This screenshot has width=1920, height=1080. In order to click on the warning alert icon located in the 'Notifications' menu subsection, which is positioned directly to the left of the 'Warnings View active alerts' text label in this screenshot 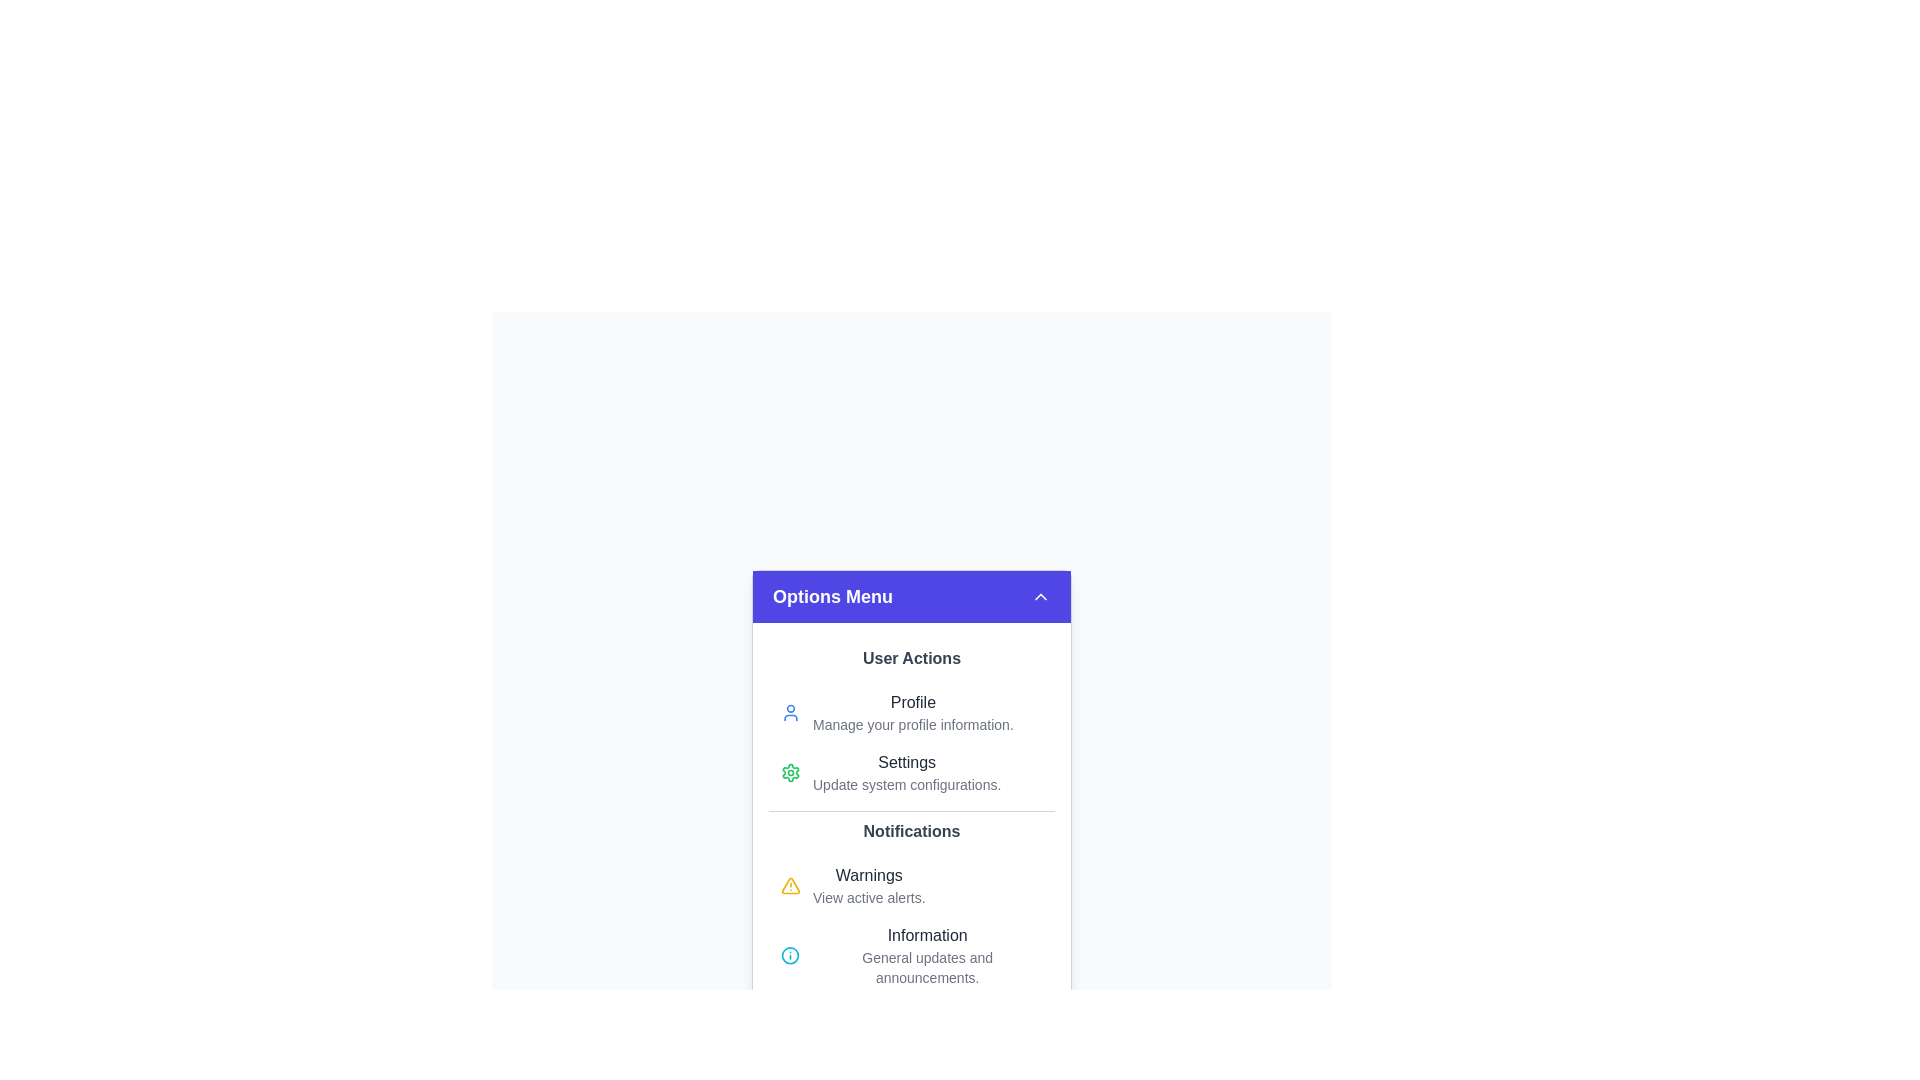, I will do `click(790, 885)`.